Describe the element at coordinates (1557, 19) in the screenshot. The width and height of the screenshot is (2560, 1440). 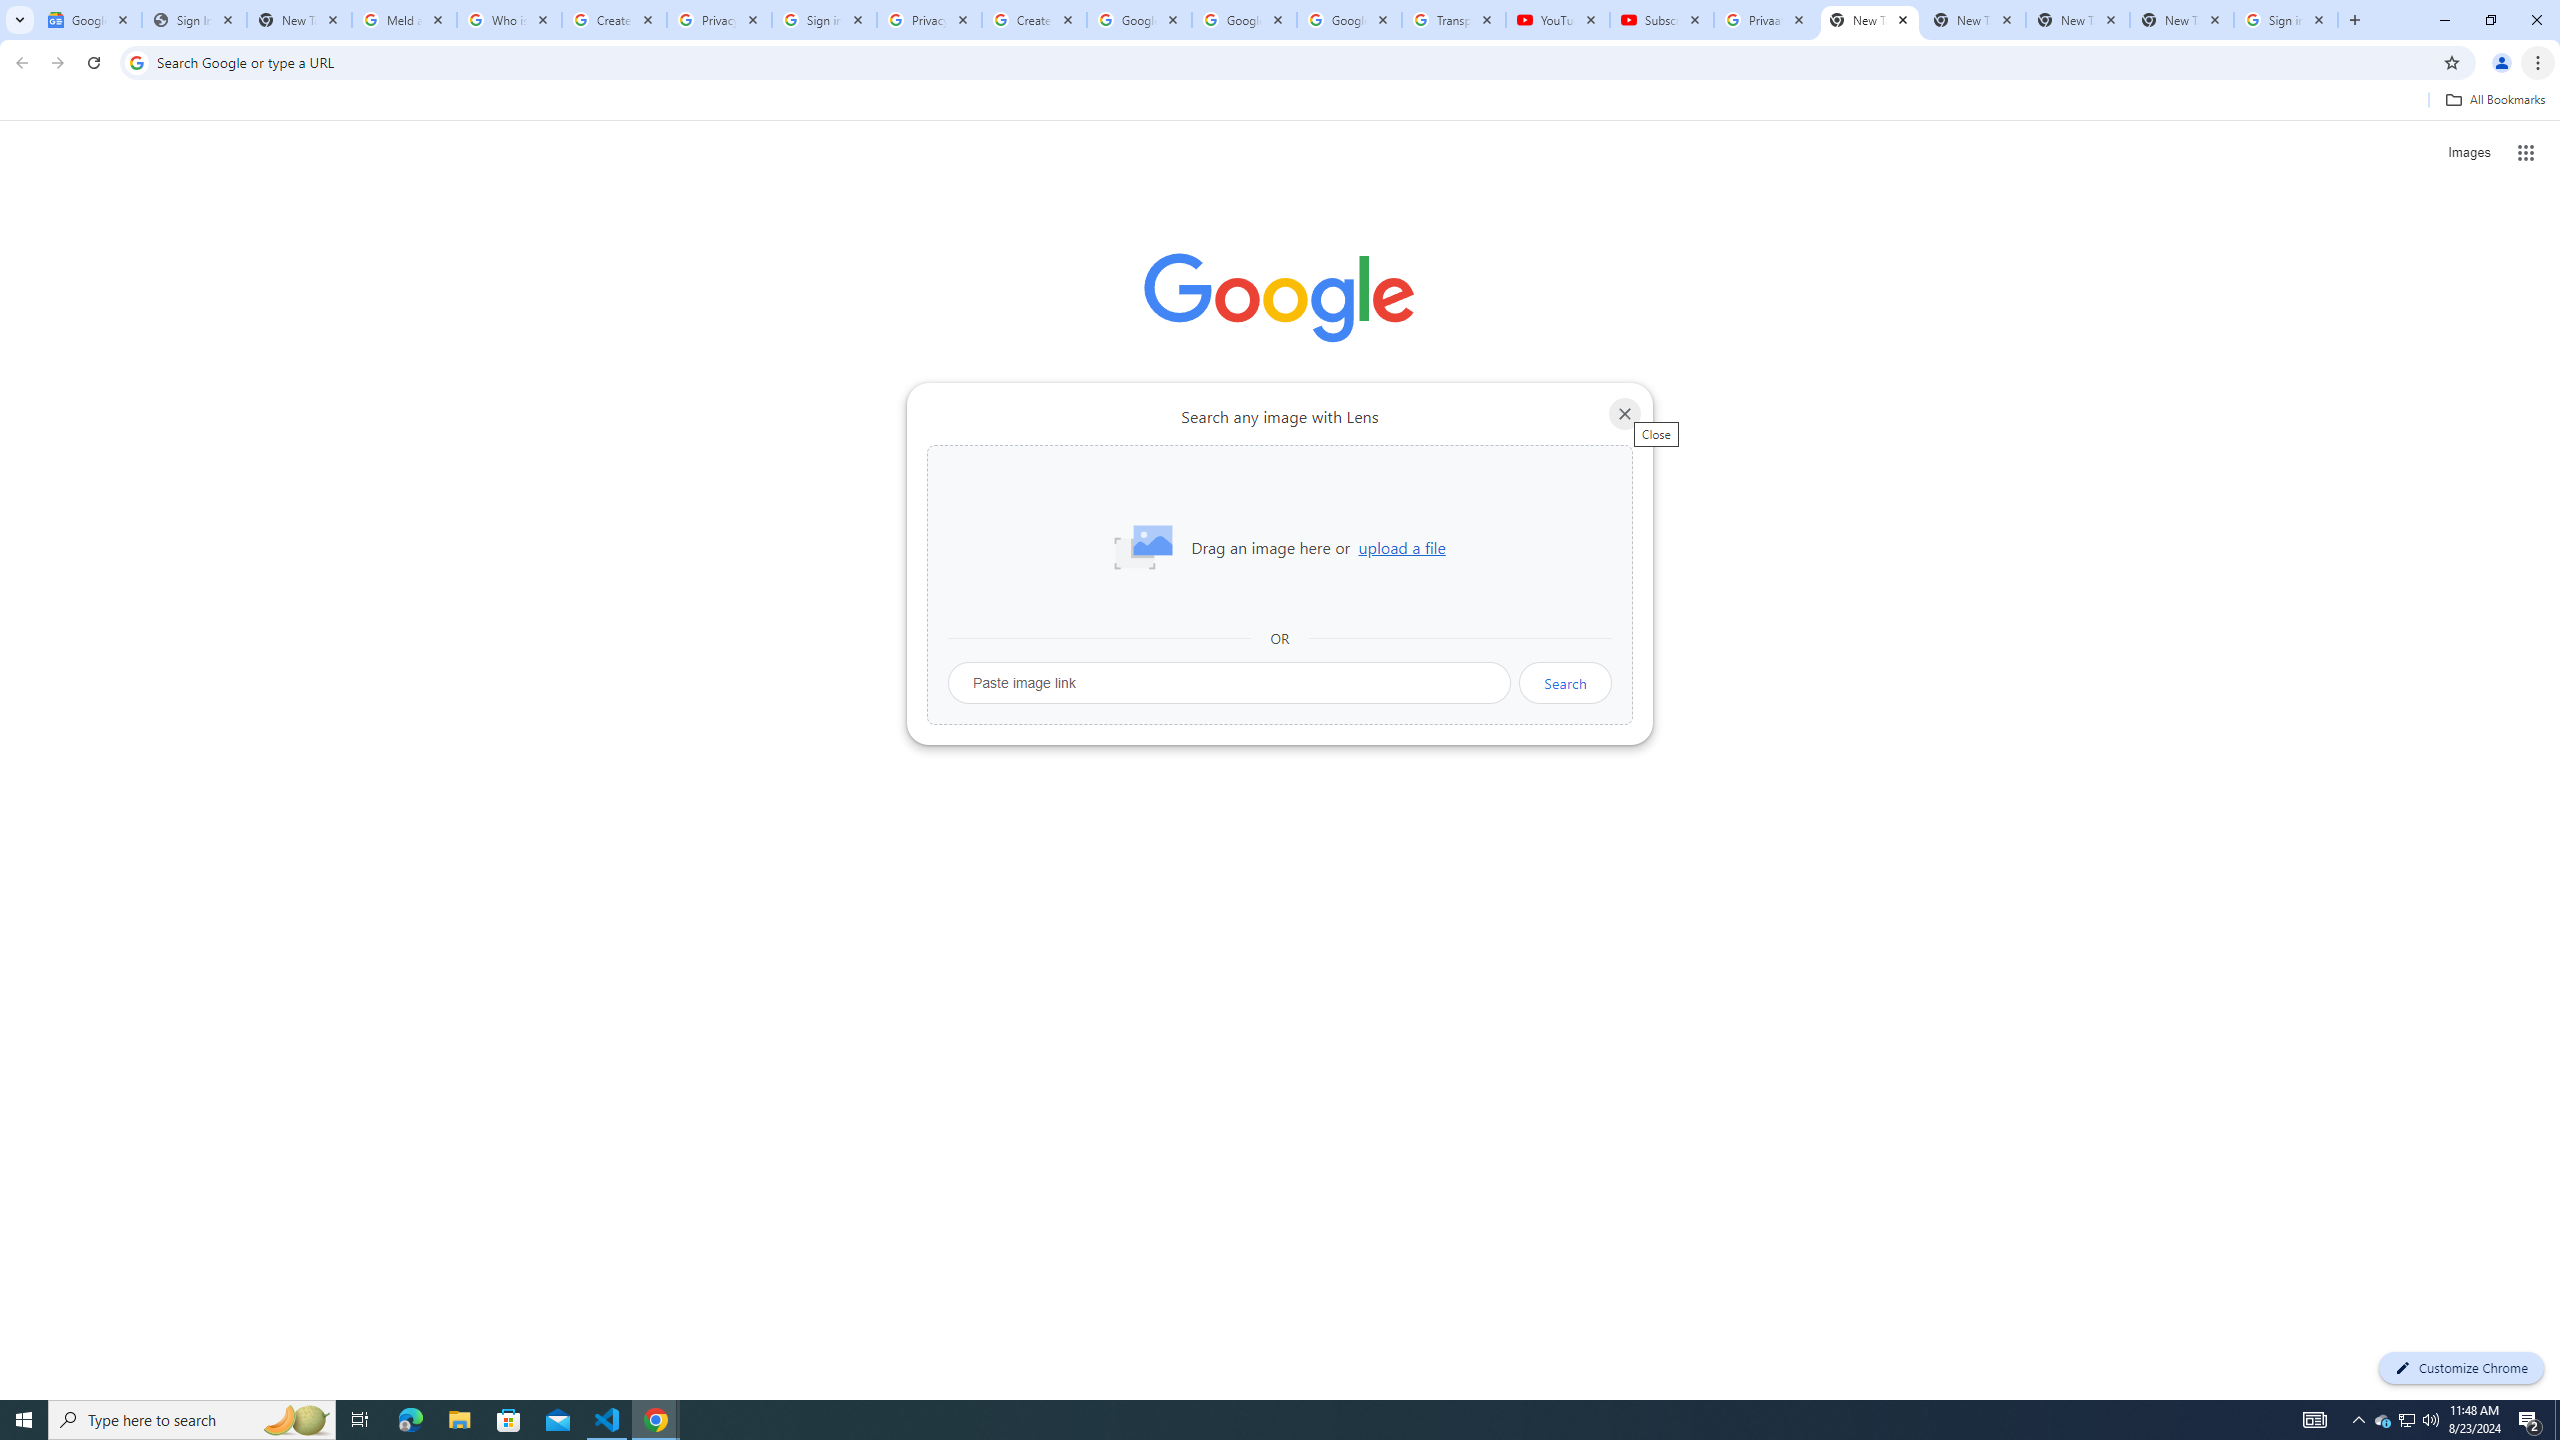
I see `'YouTube'` at that location.